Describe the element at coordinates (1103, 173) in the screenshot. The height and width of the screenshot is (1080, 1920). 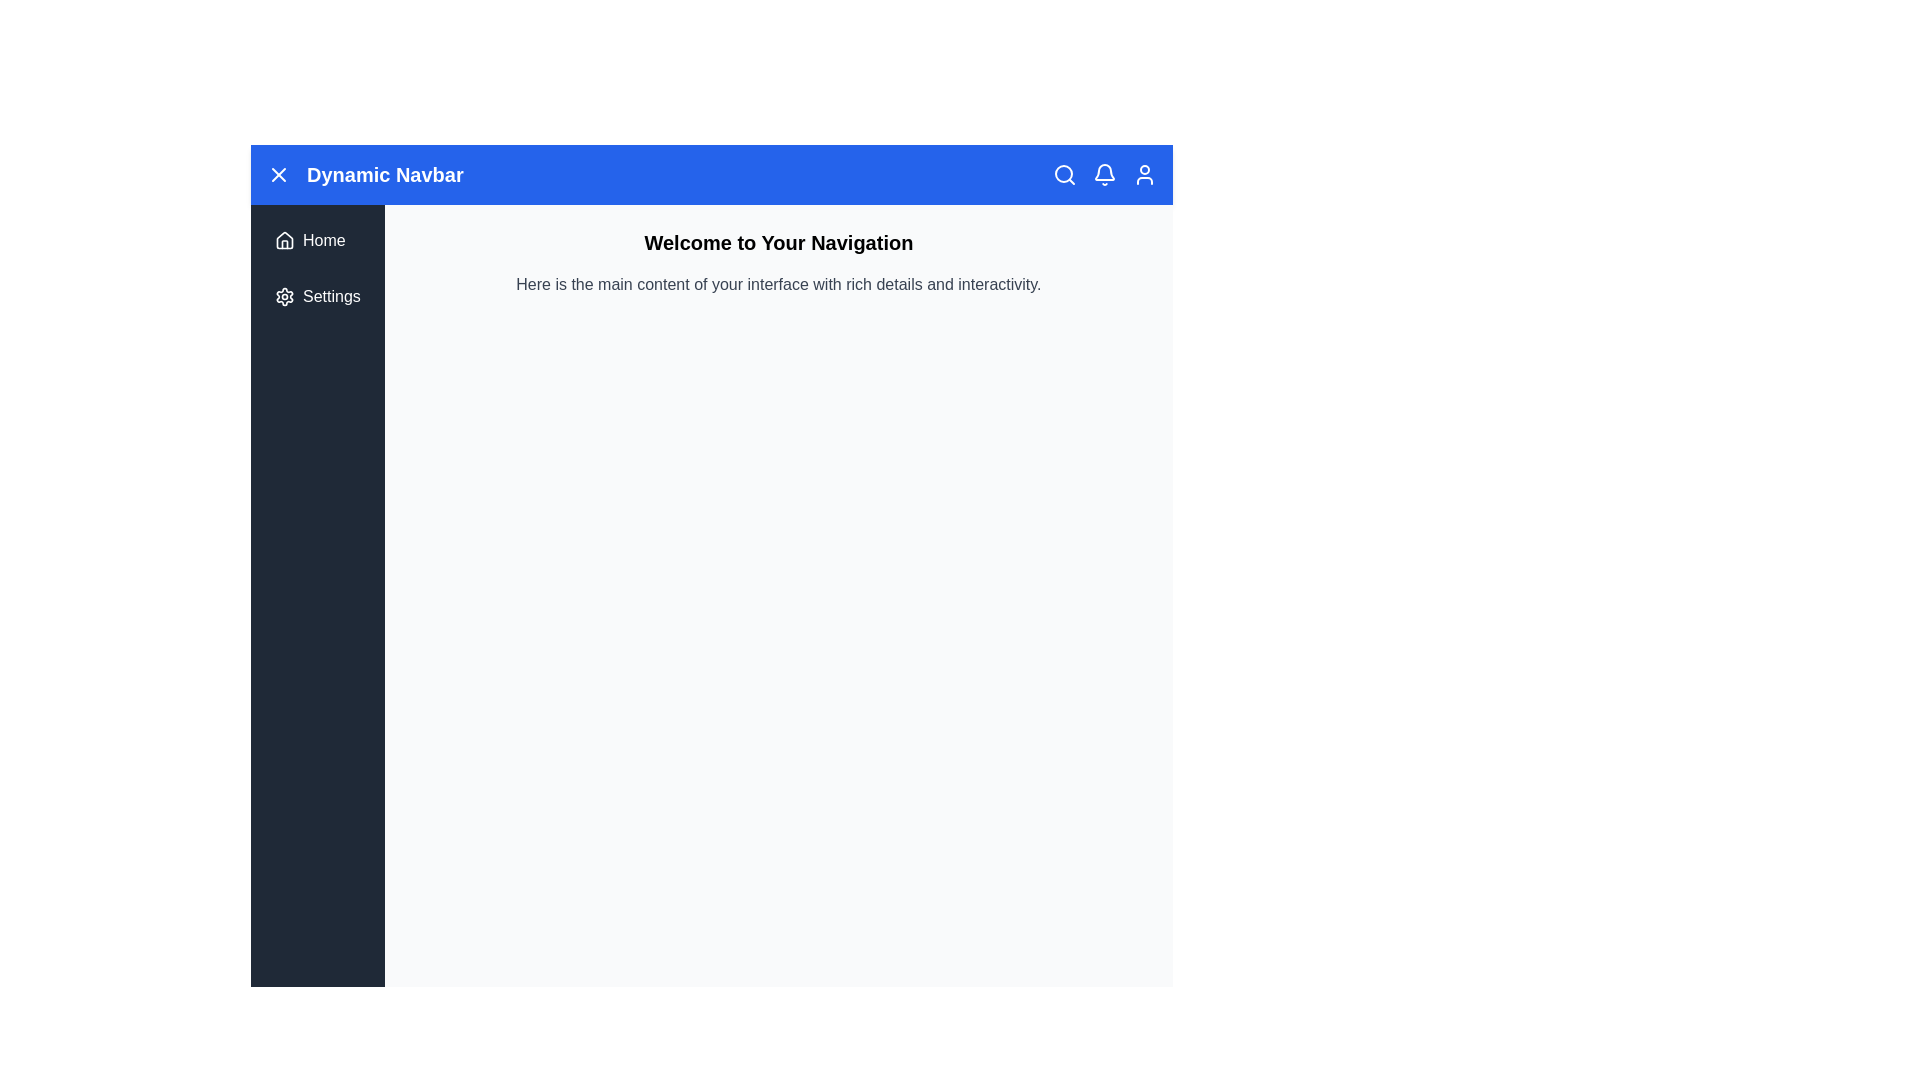
I see `the notification bell icon, which is styled in white color and located in the top-right navigation bar` at that location.